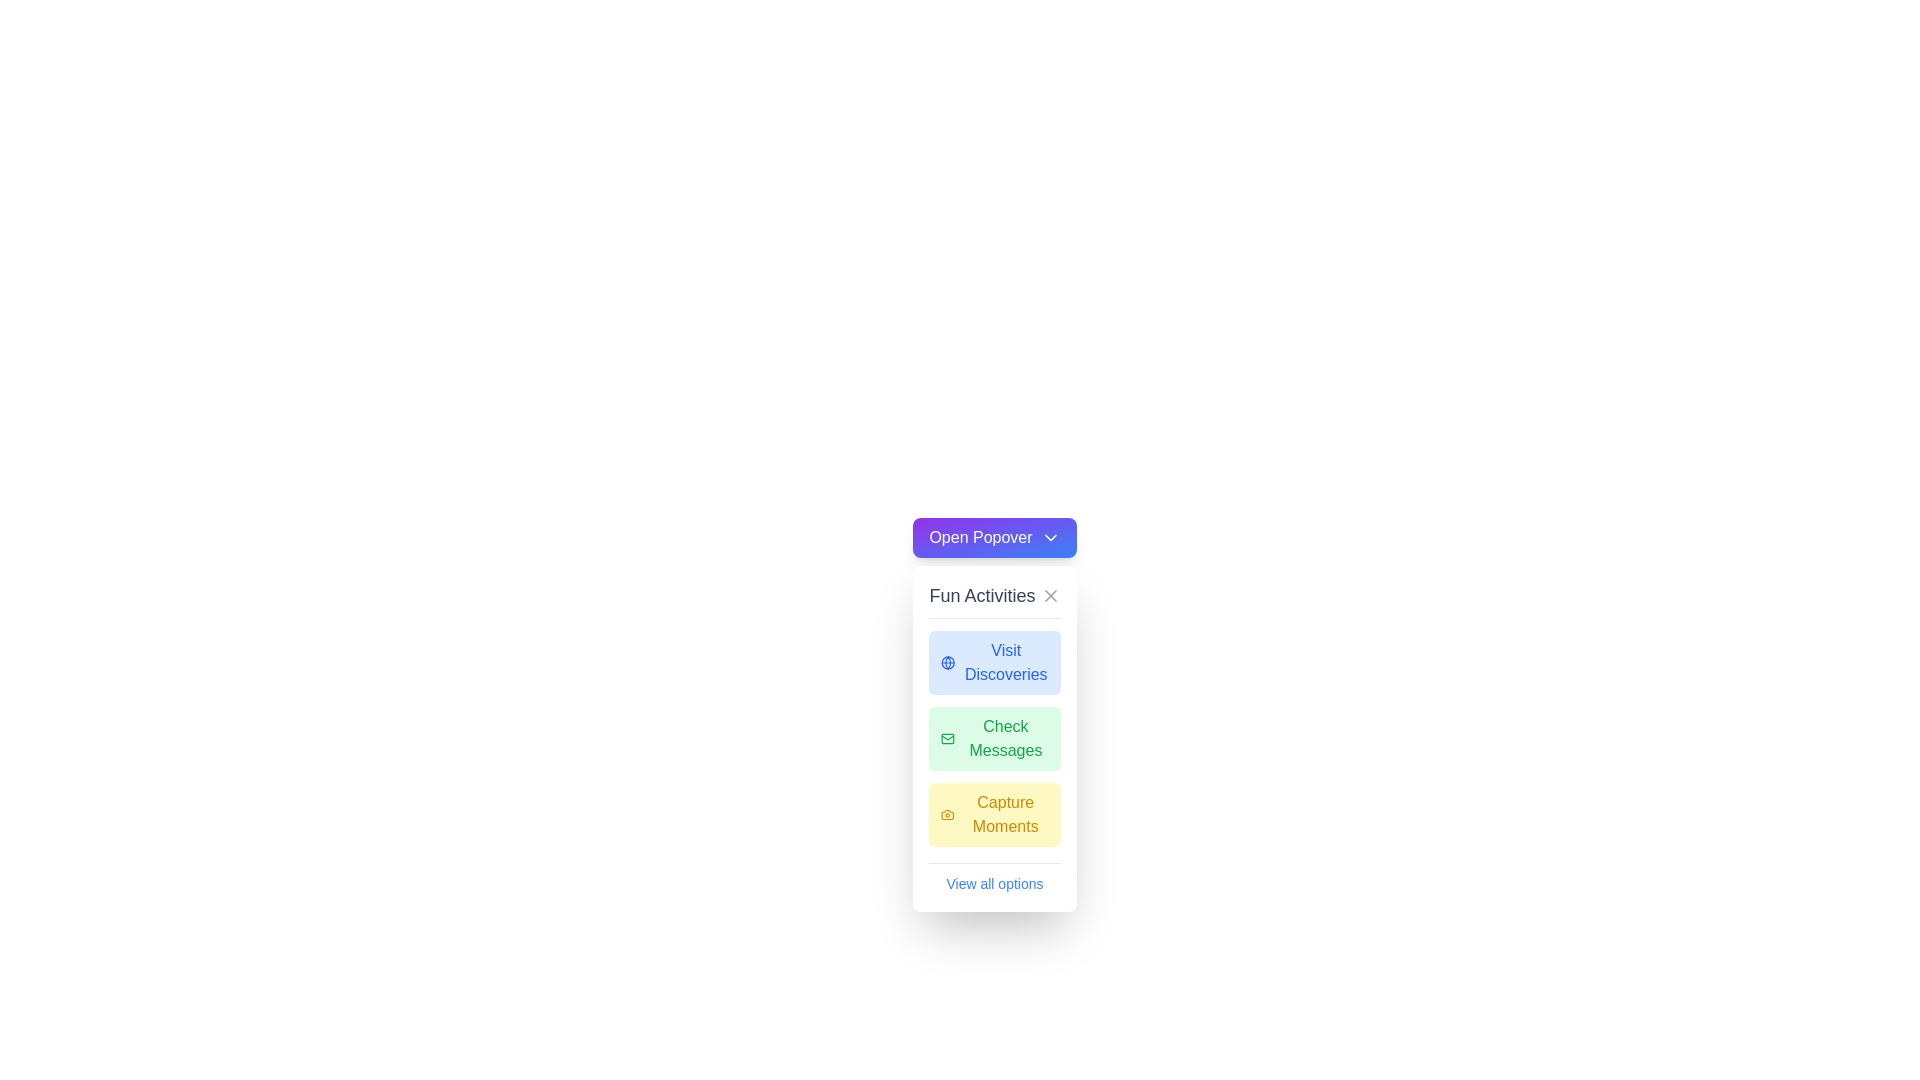 This screenshot has width=1920, height=1080. What do you see at coordinates (947, 814) in the screenshot?
I see `the small camera icon located to the left of the 'Capture Moments' text within the yellow button` at bounding box center [947, 814].